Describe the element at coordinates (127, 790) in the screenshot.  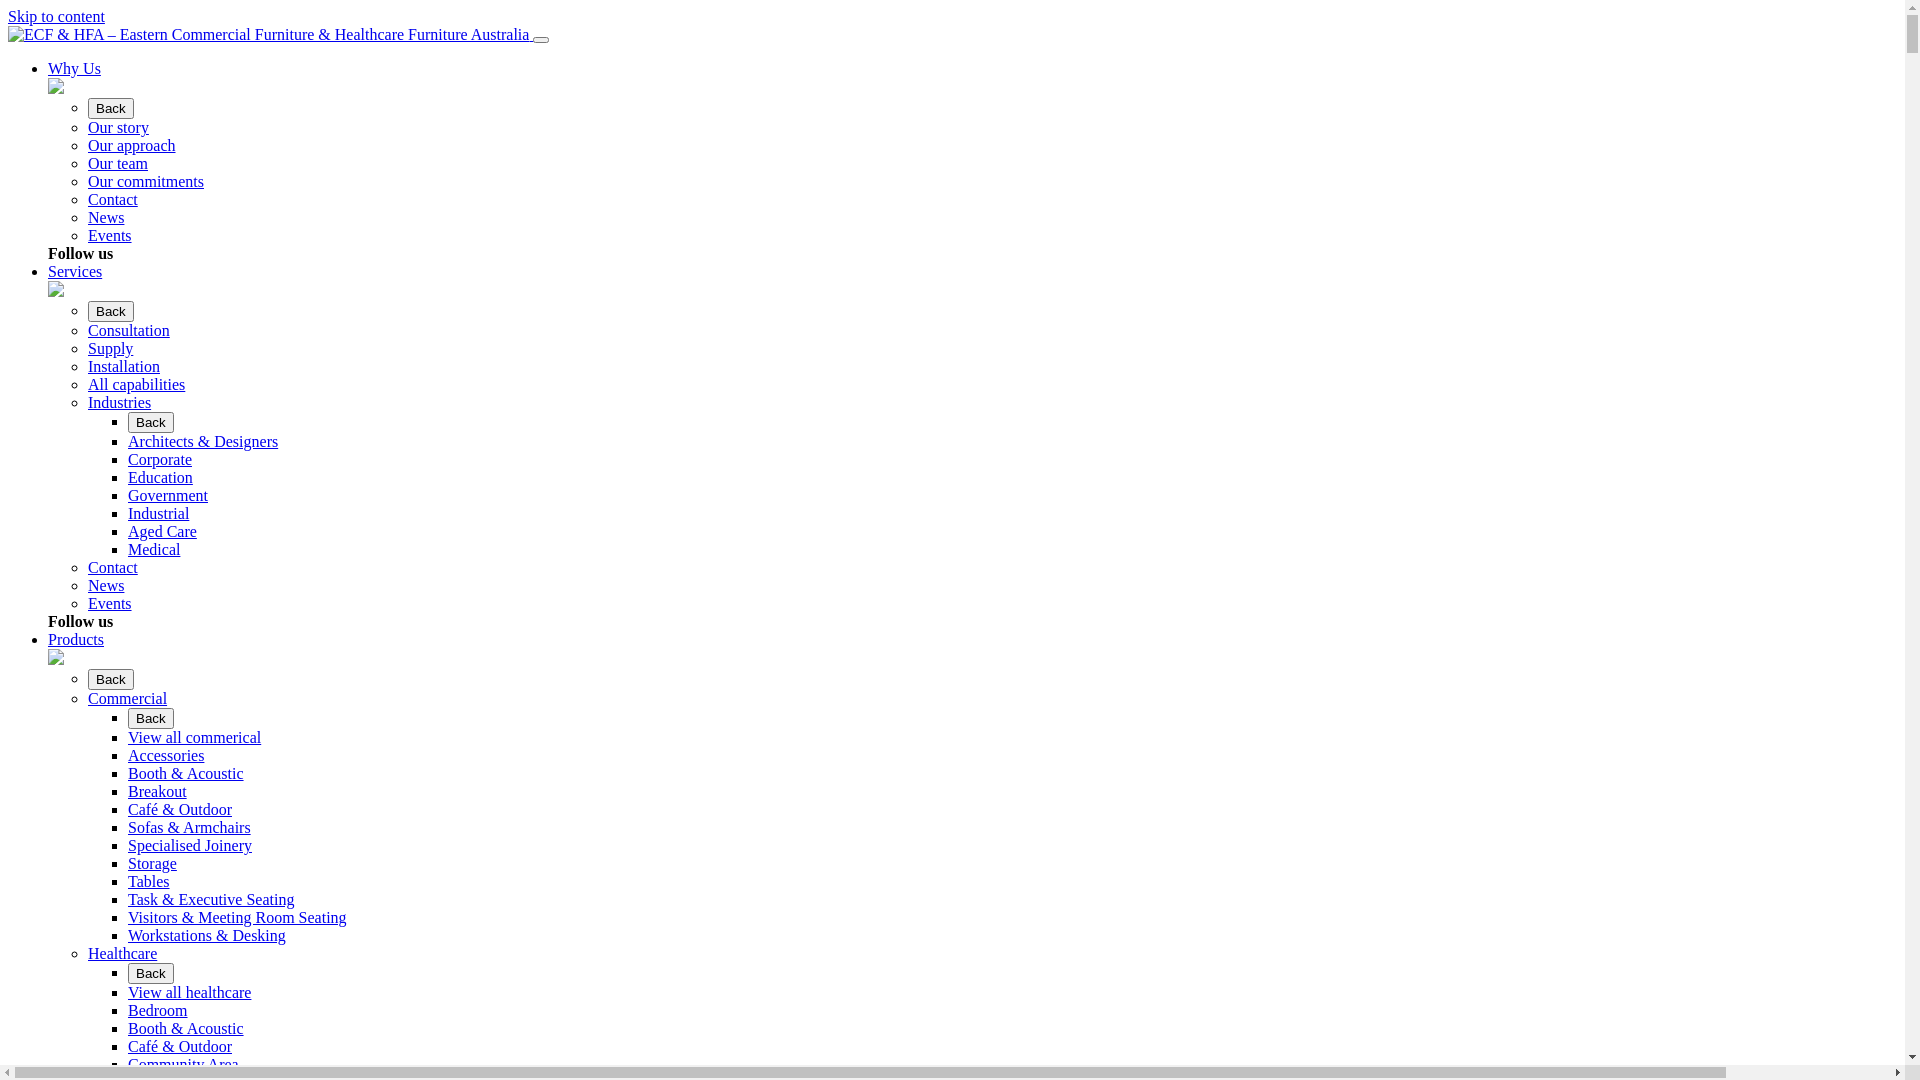
I see `'Breakout'` at that location.